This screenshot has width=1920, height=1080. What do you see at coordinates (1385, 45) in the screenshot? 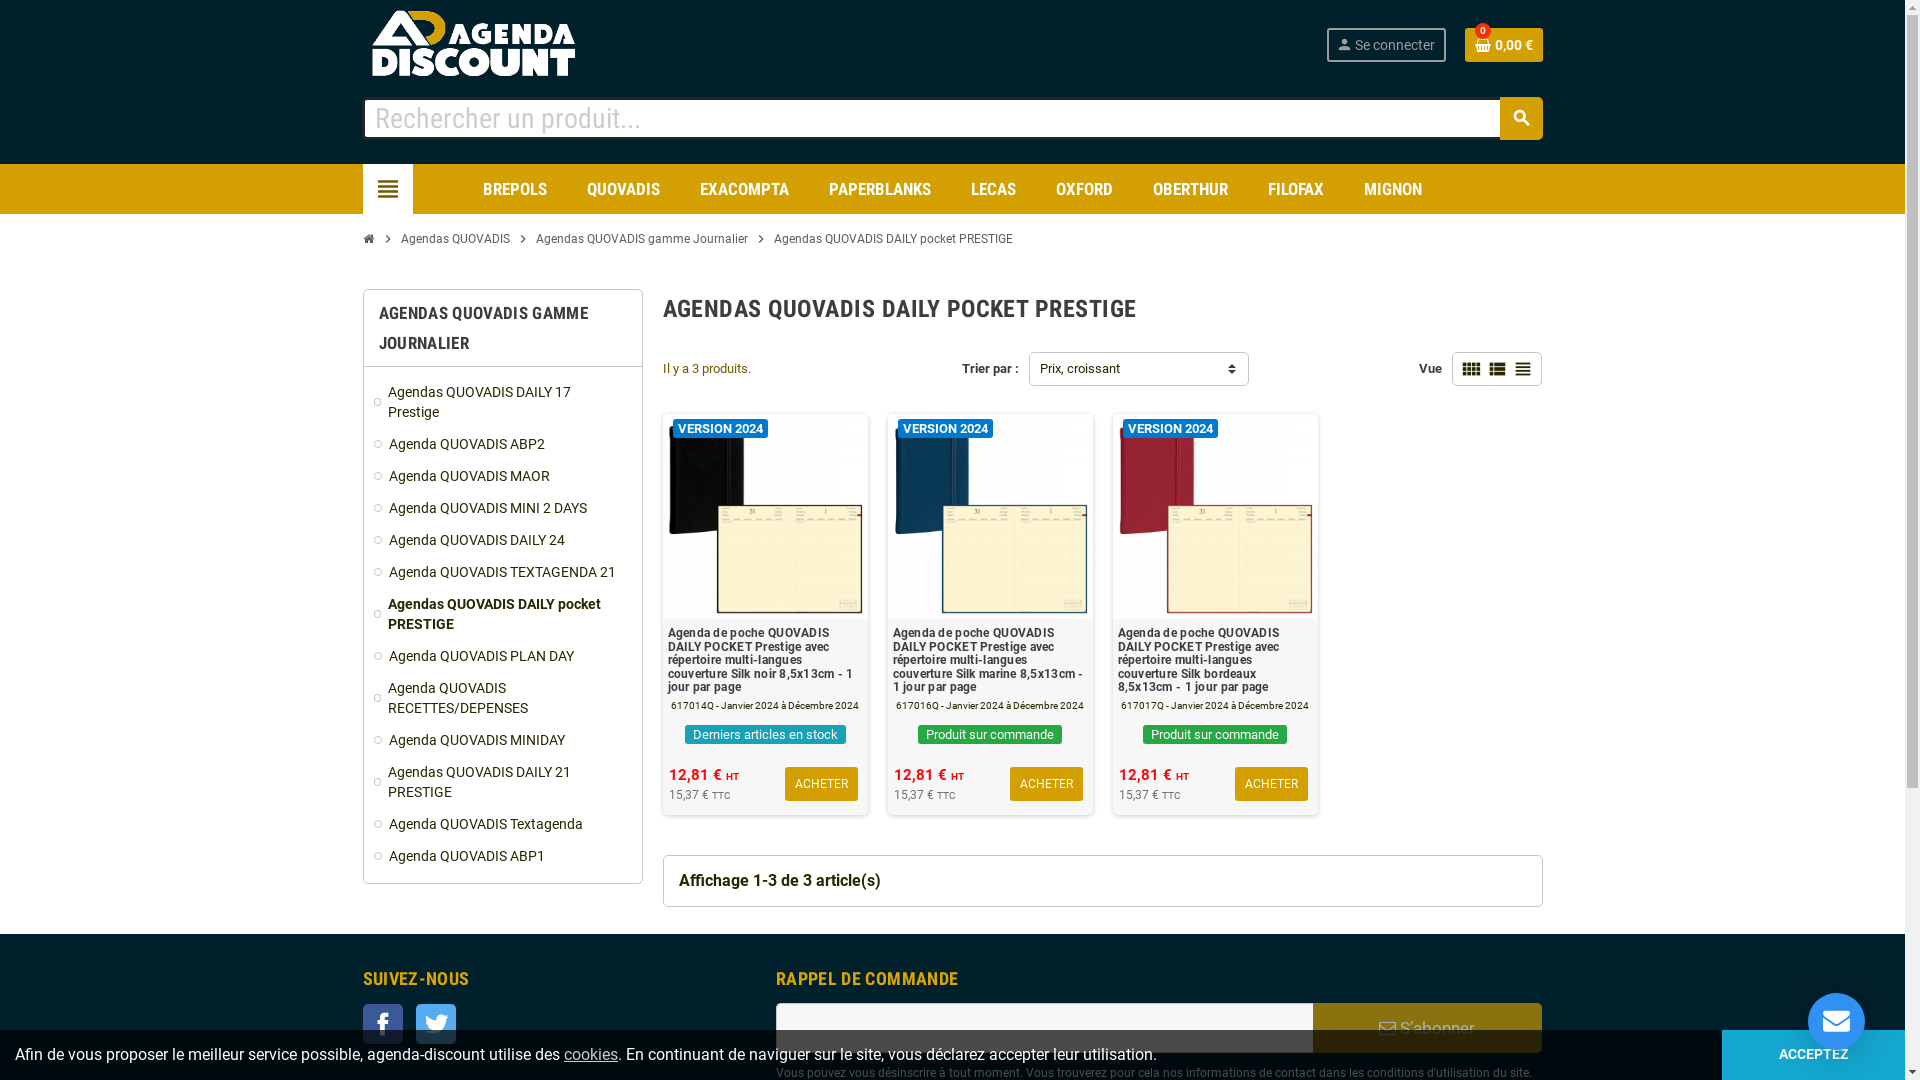
I see `'person` at bounding box center [1385, 45].